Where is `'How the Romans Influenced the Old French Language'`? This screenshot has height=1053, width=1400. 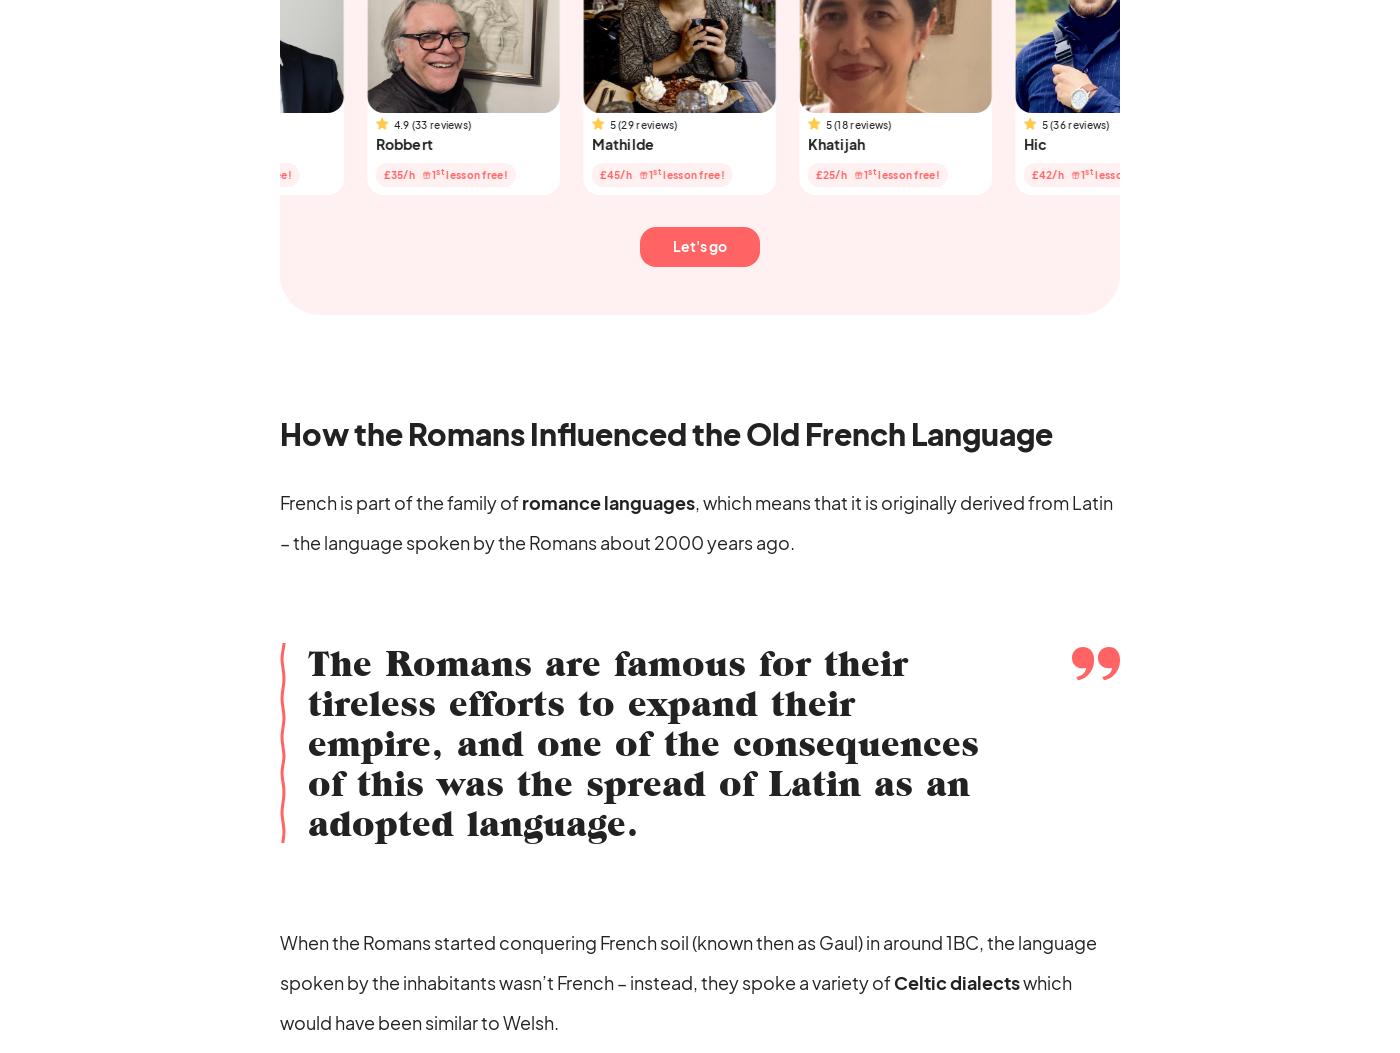 'How the Romans Influenced the Old French Language' is located at coordinates (666, 431).